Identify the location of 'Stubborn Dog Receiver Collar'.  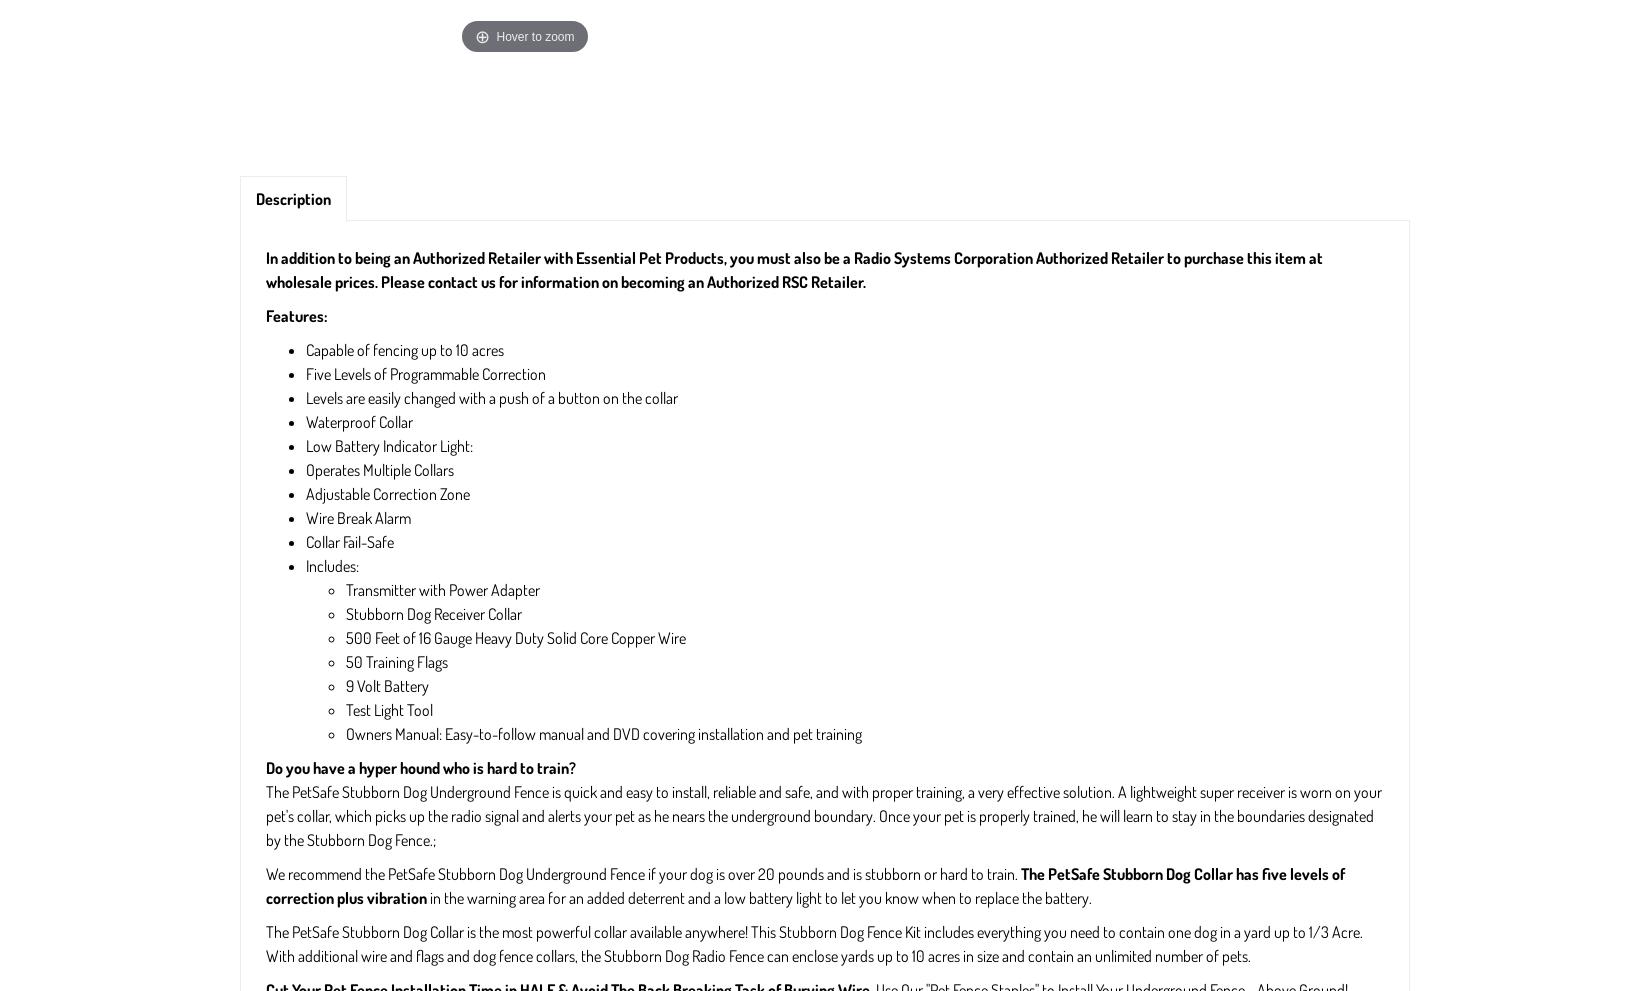
(432, 614).